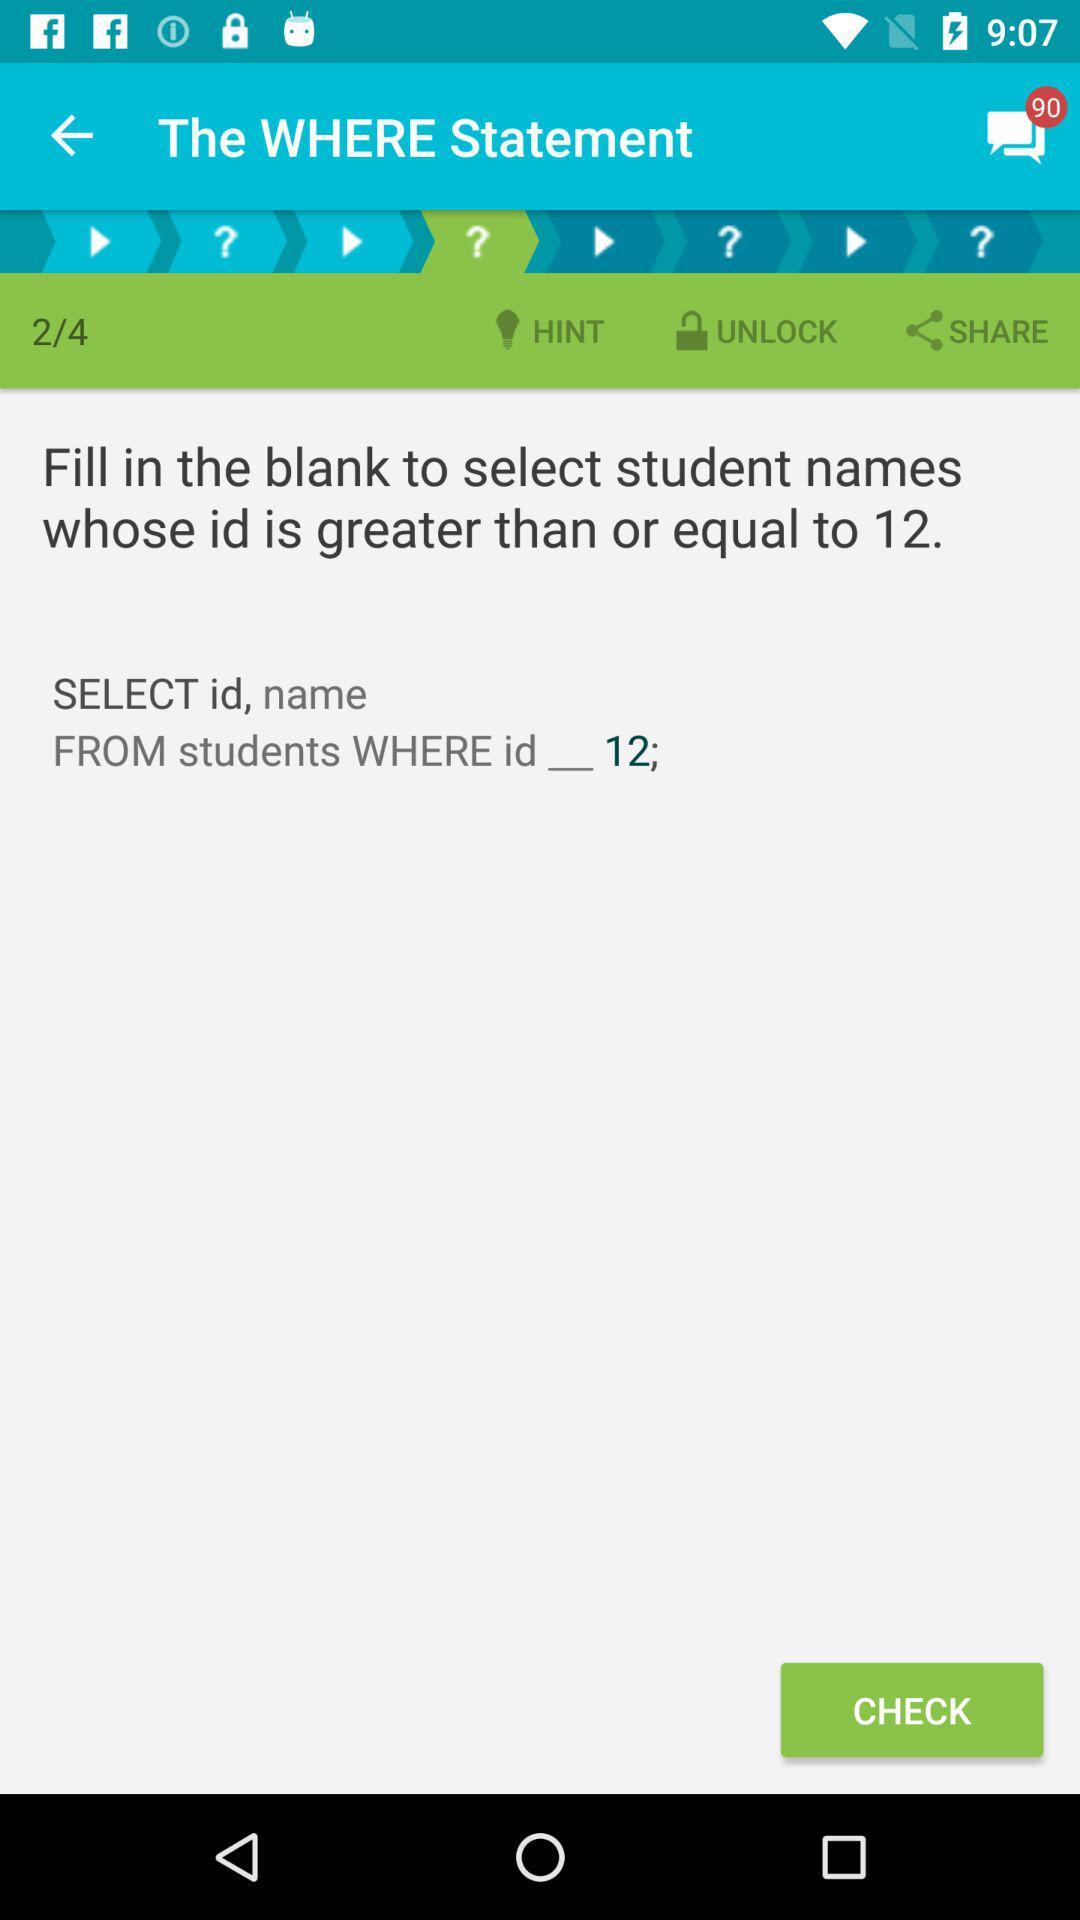  What do you see at coordinates (99, 240) in the screenshot?
I see `proceed to the next question` at bounding box center [99, 240].